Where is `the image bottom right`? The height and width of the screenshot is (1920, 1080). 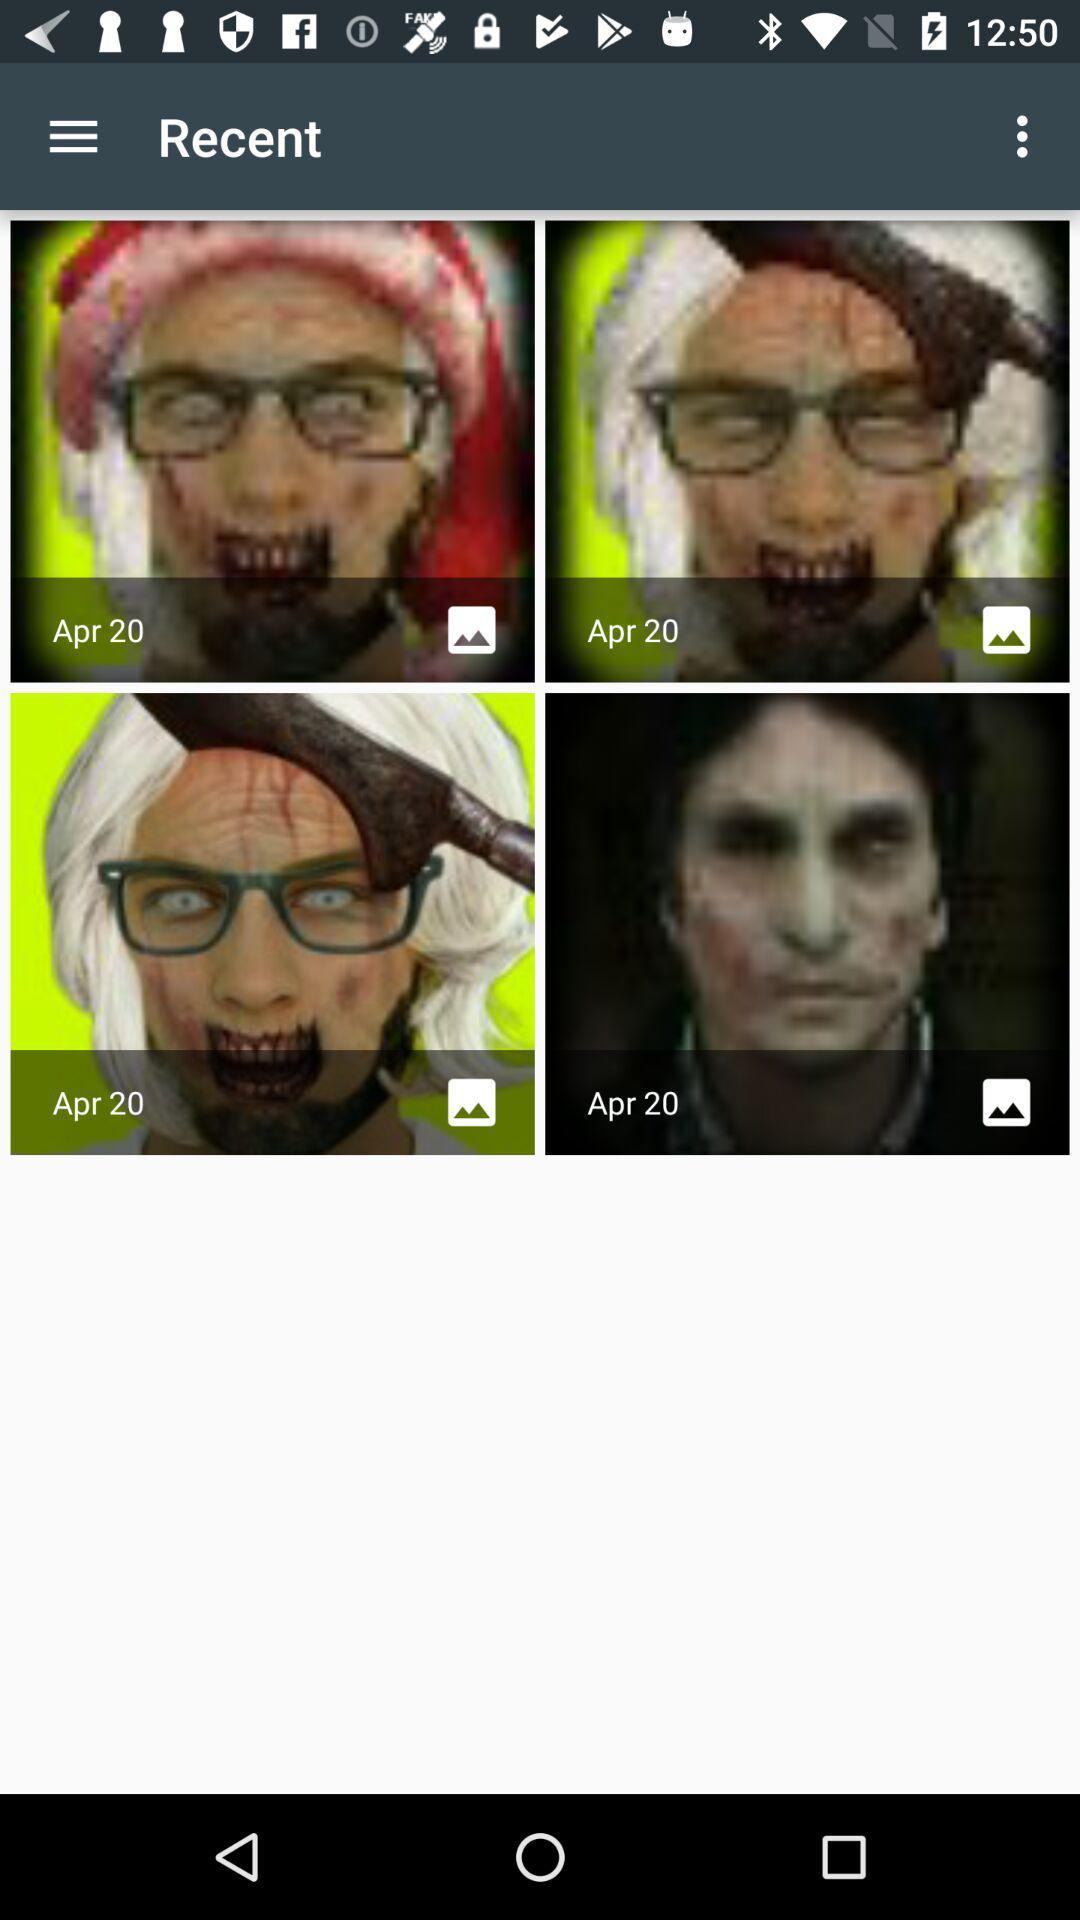 the image bottom right is located at coordinates (806, 923).